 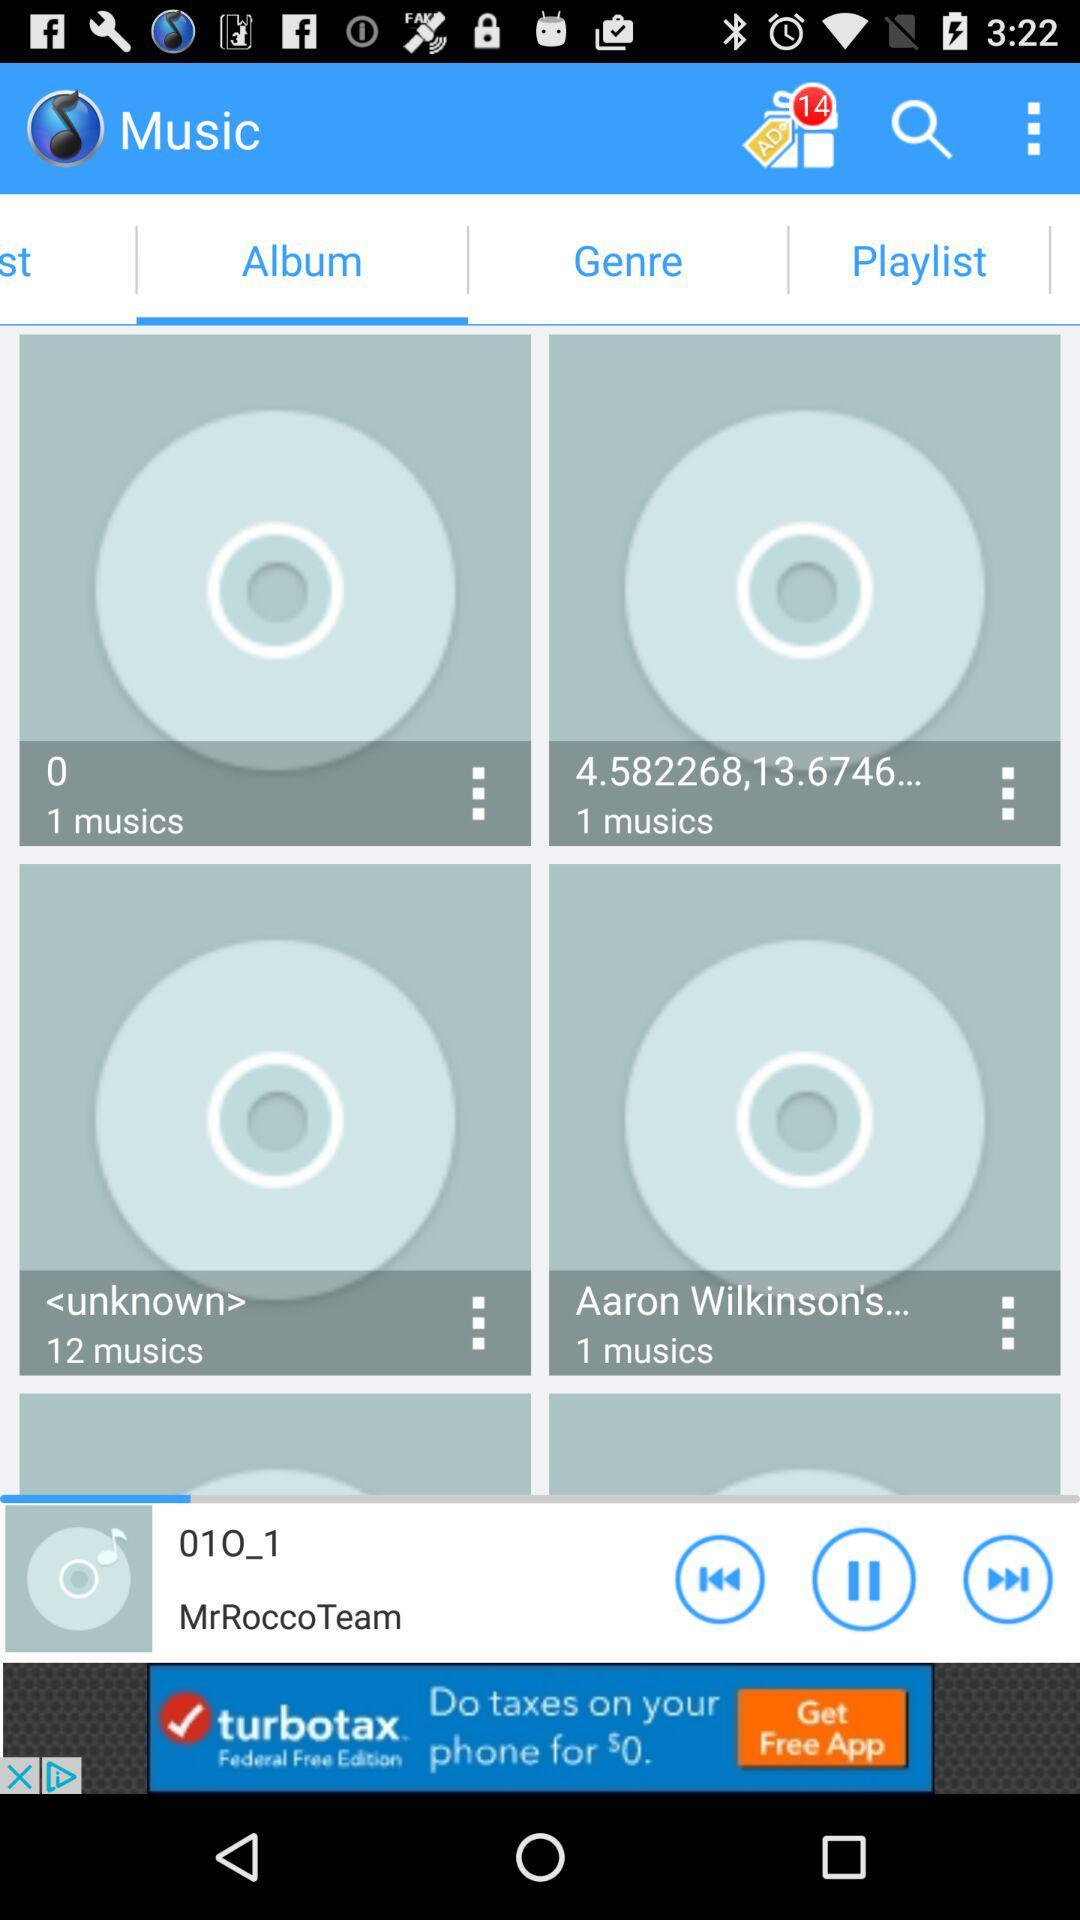 I want to click on menu, so click(x=1033, y=127).